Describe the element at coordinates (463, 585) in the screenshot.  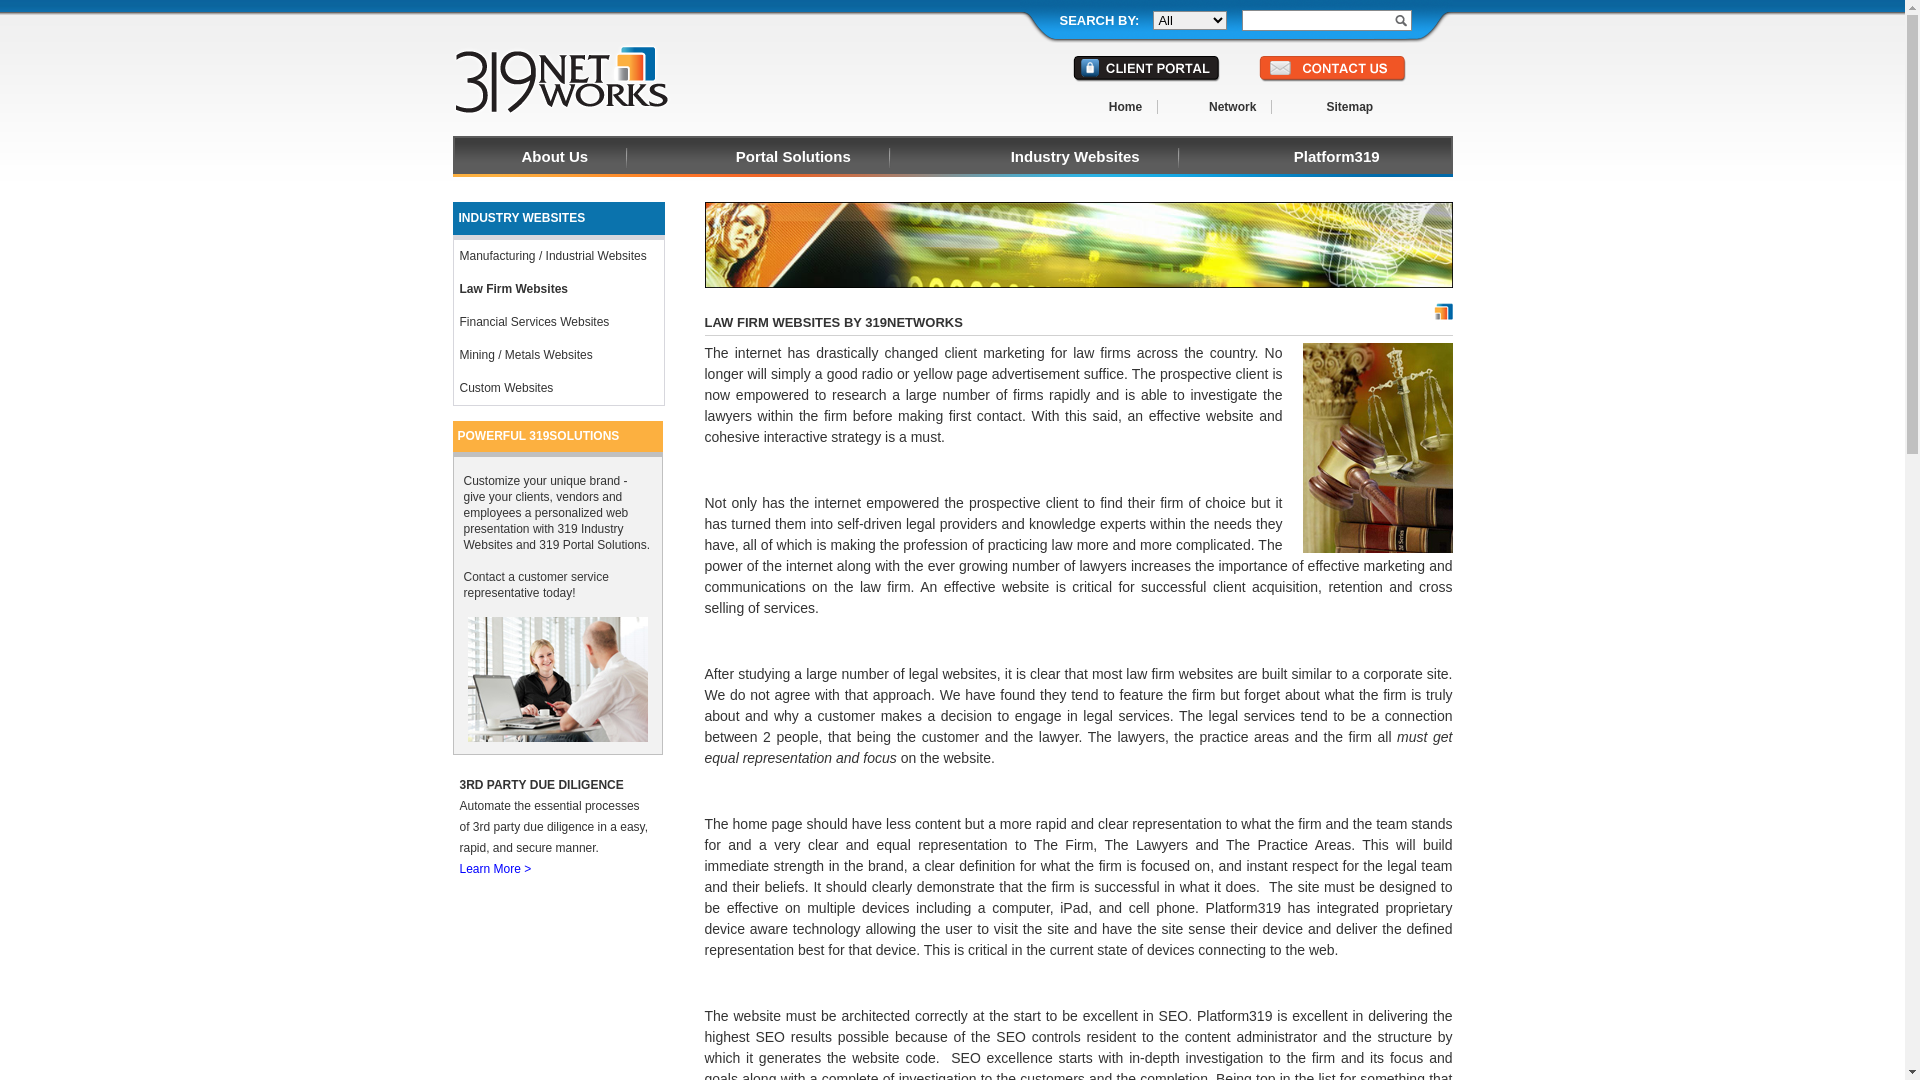
I see `'Contact a customer service representative today!'` at that location.